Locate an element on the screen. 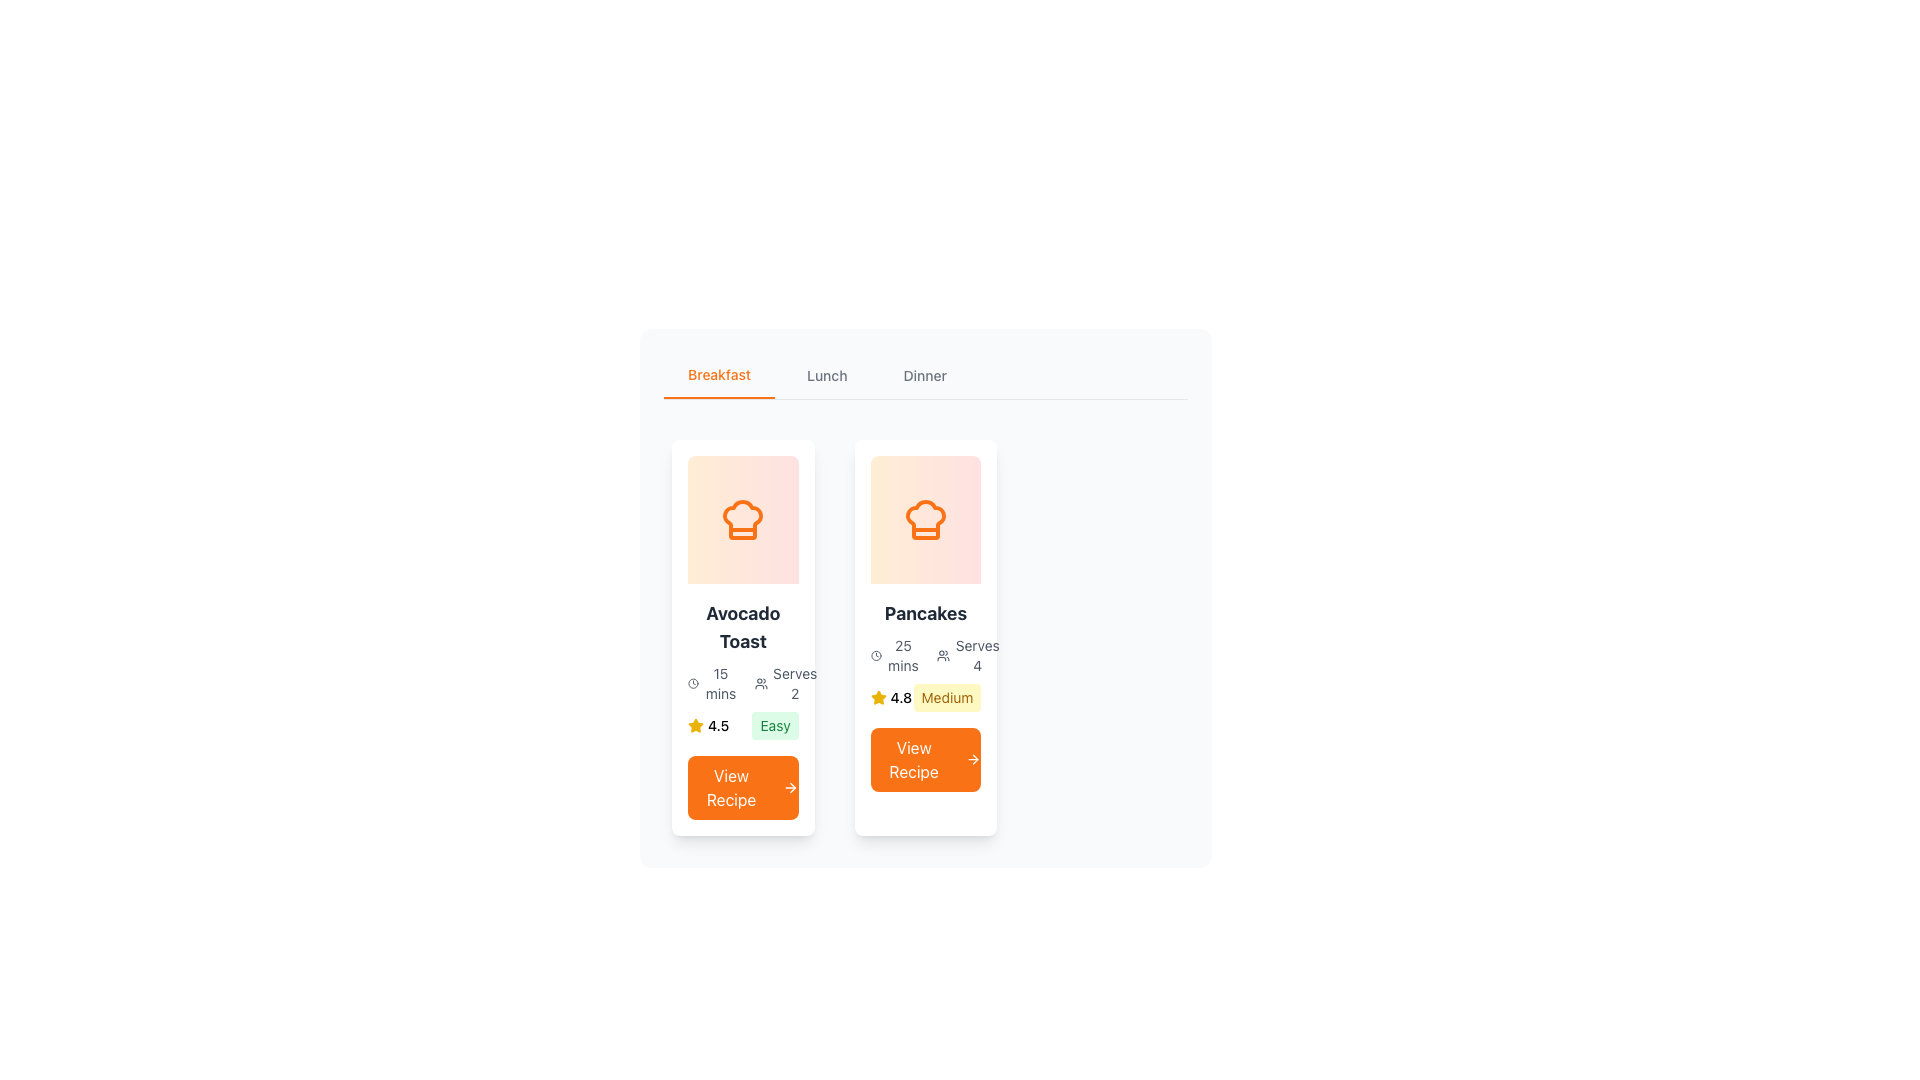 This screenshot has width=1920, height=1080. the star icon used as a rating indicator for the recipe 'Pancakes', which conveys a quality score of '4.8' is located at coordinates (878, 697).